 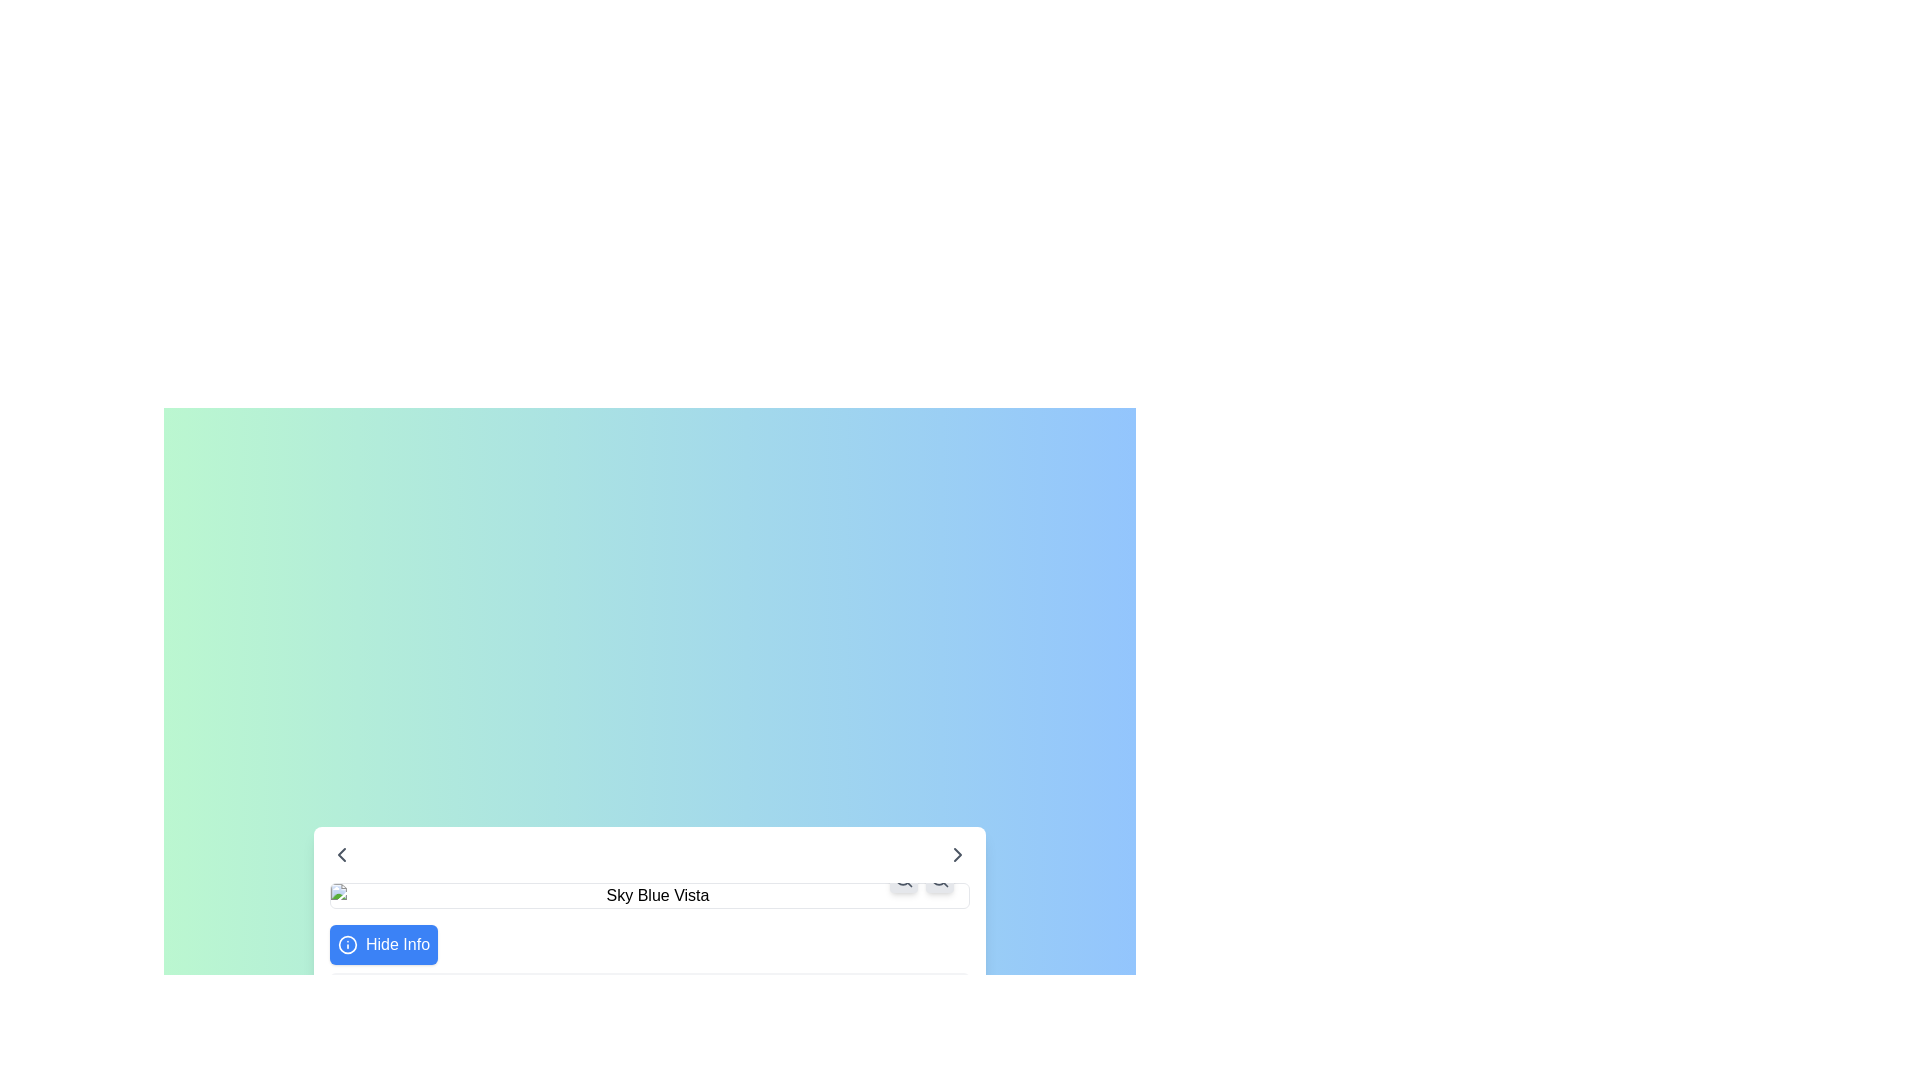 What do you see at coordinates (347, 945) in the screenshot?
I see `the help icon located on the far left side of the 'Hide Info' button in the bottom-left corner of the main interface` at bounding box center [347, 945].